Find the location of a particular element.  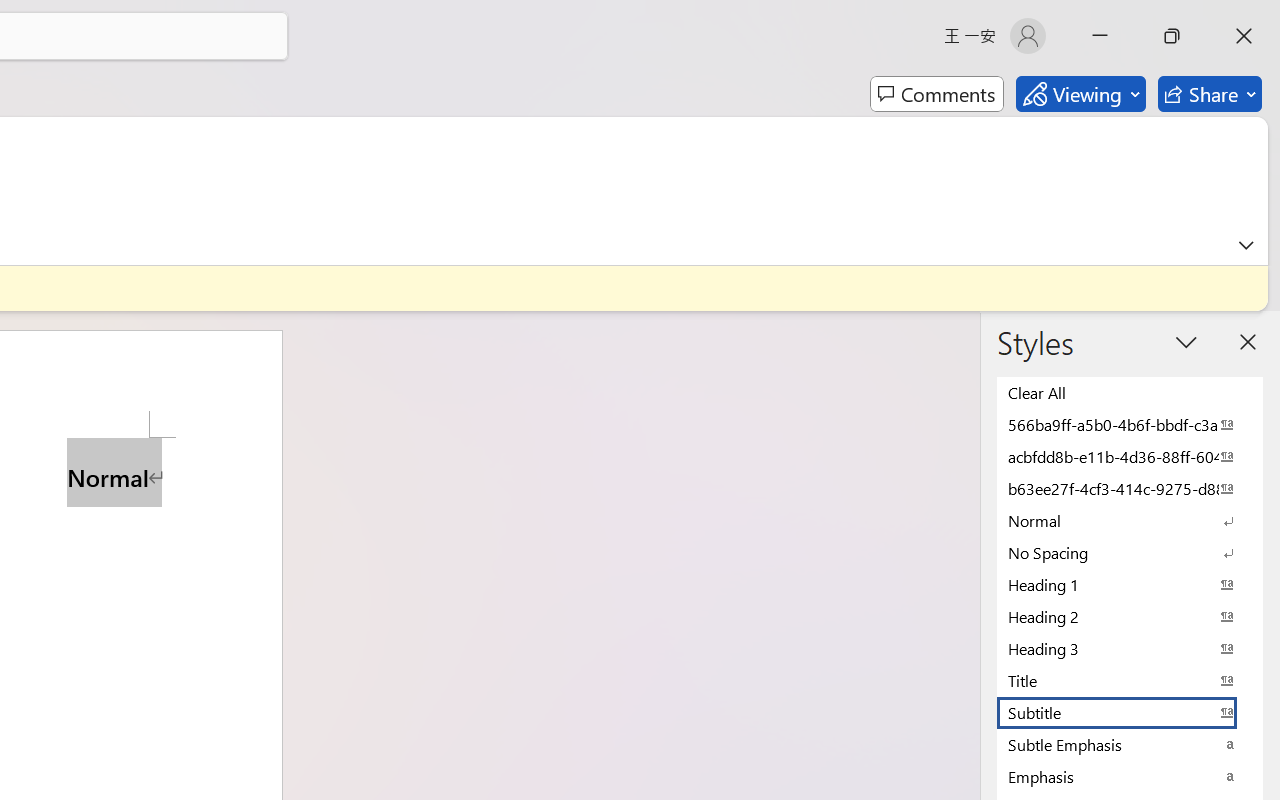

'Mode' is located at coordinates (1079, 94).